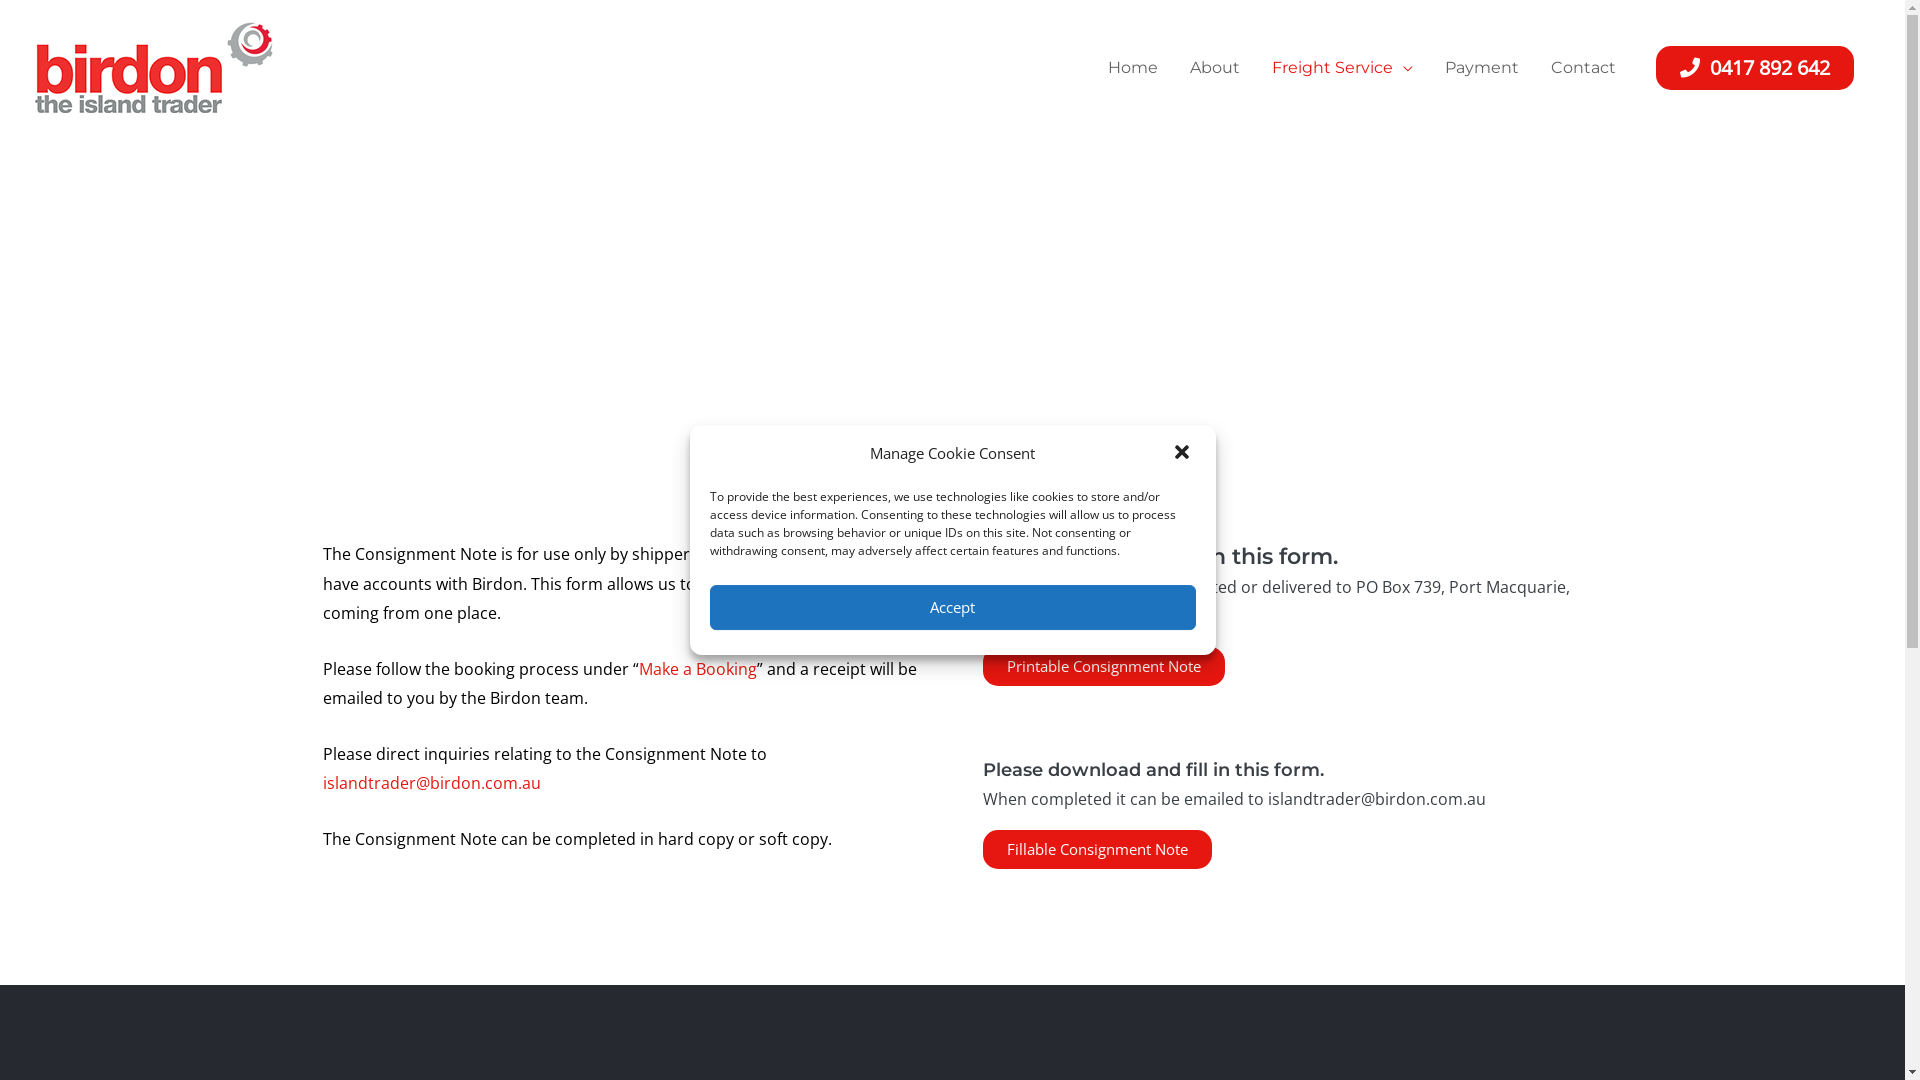 This screenshot has width=1920, height=1080. I want to click on 'About', so click(1213, 67).